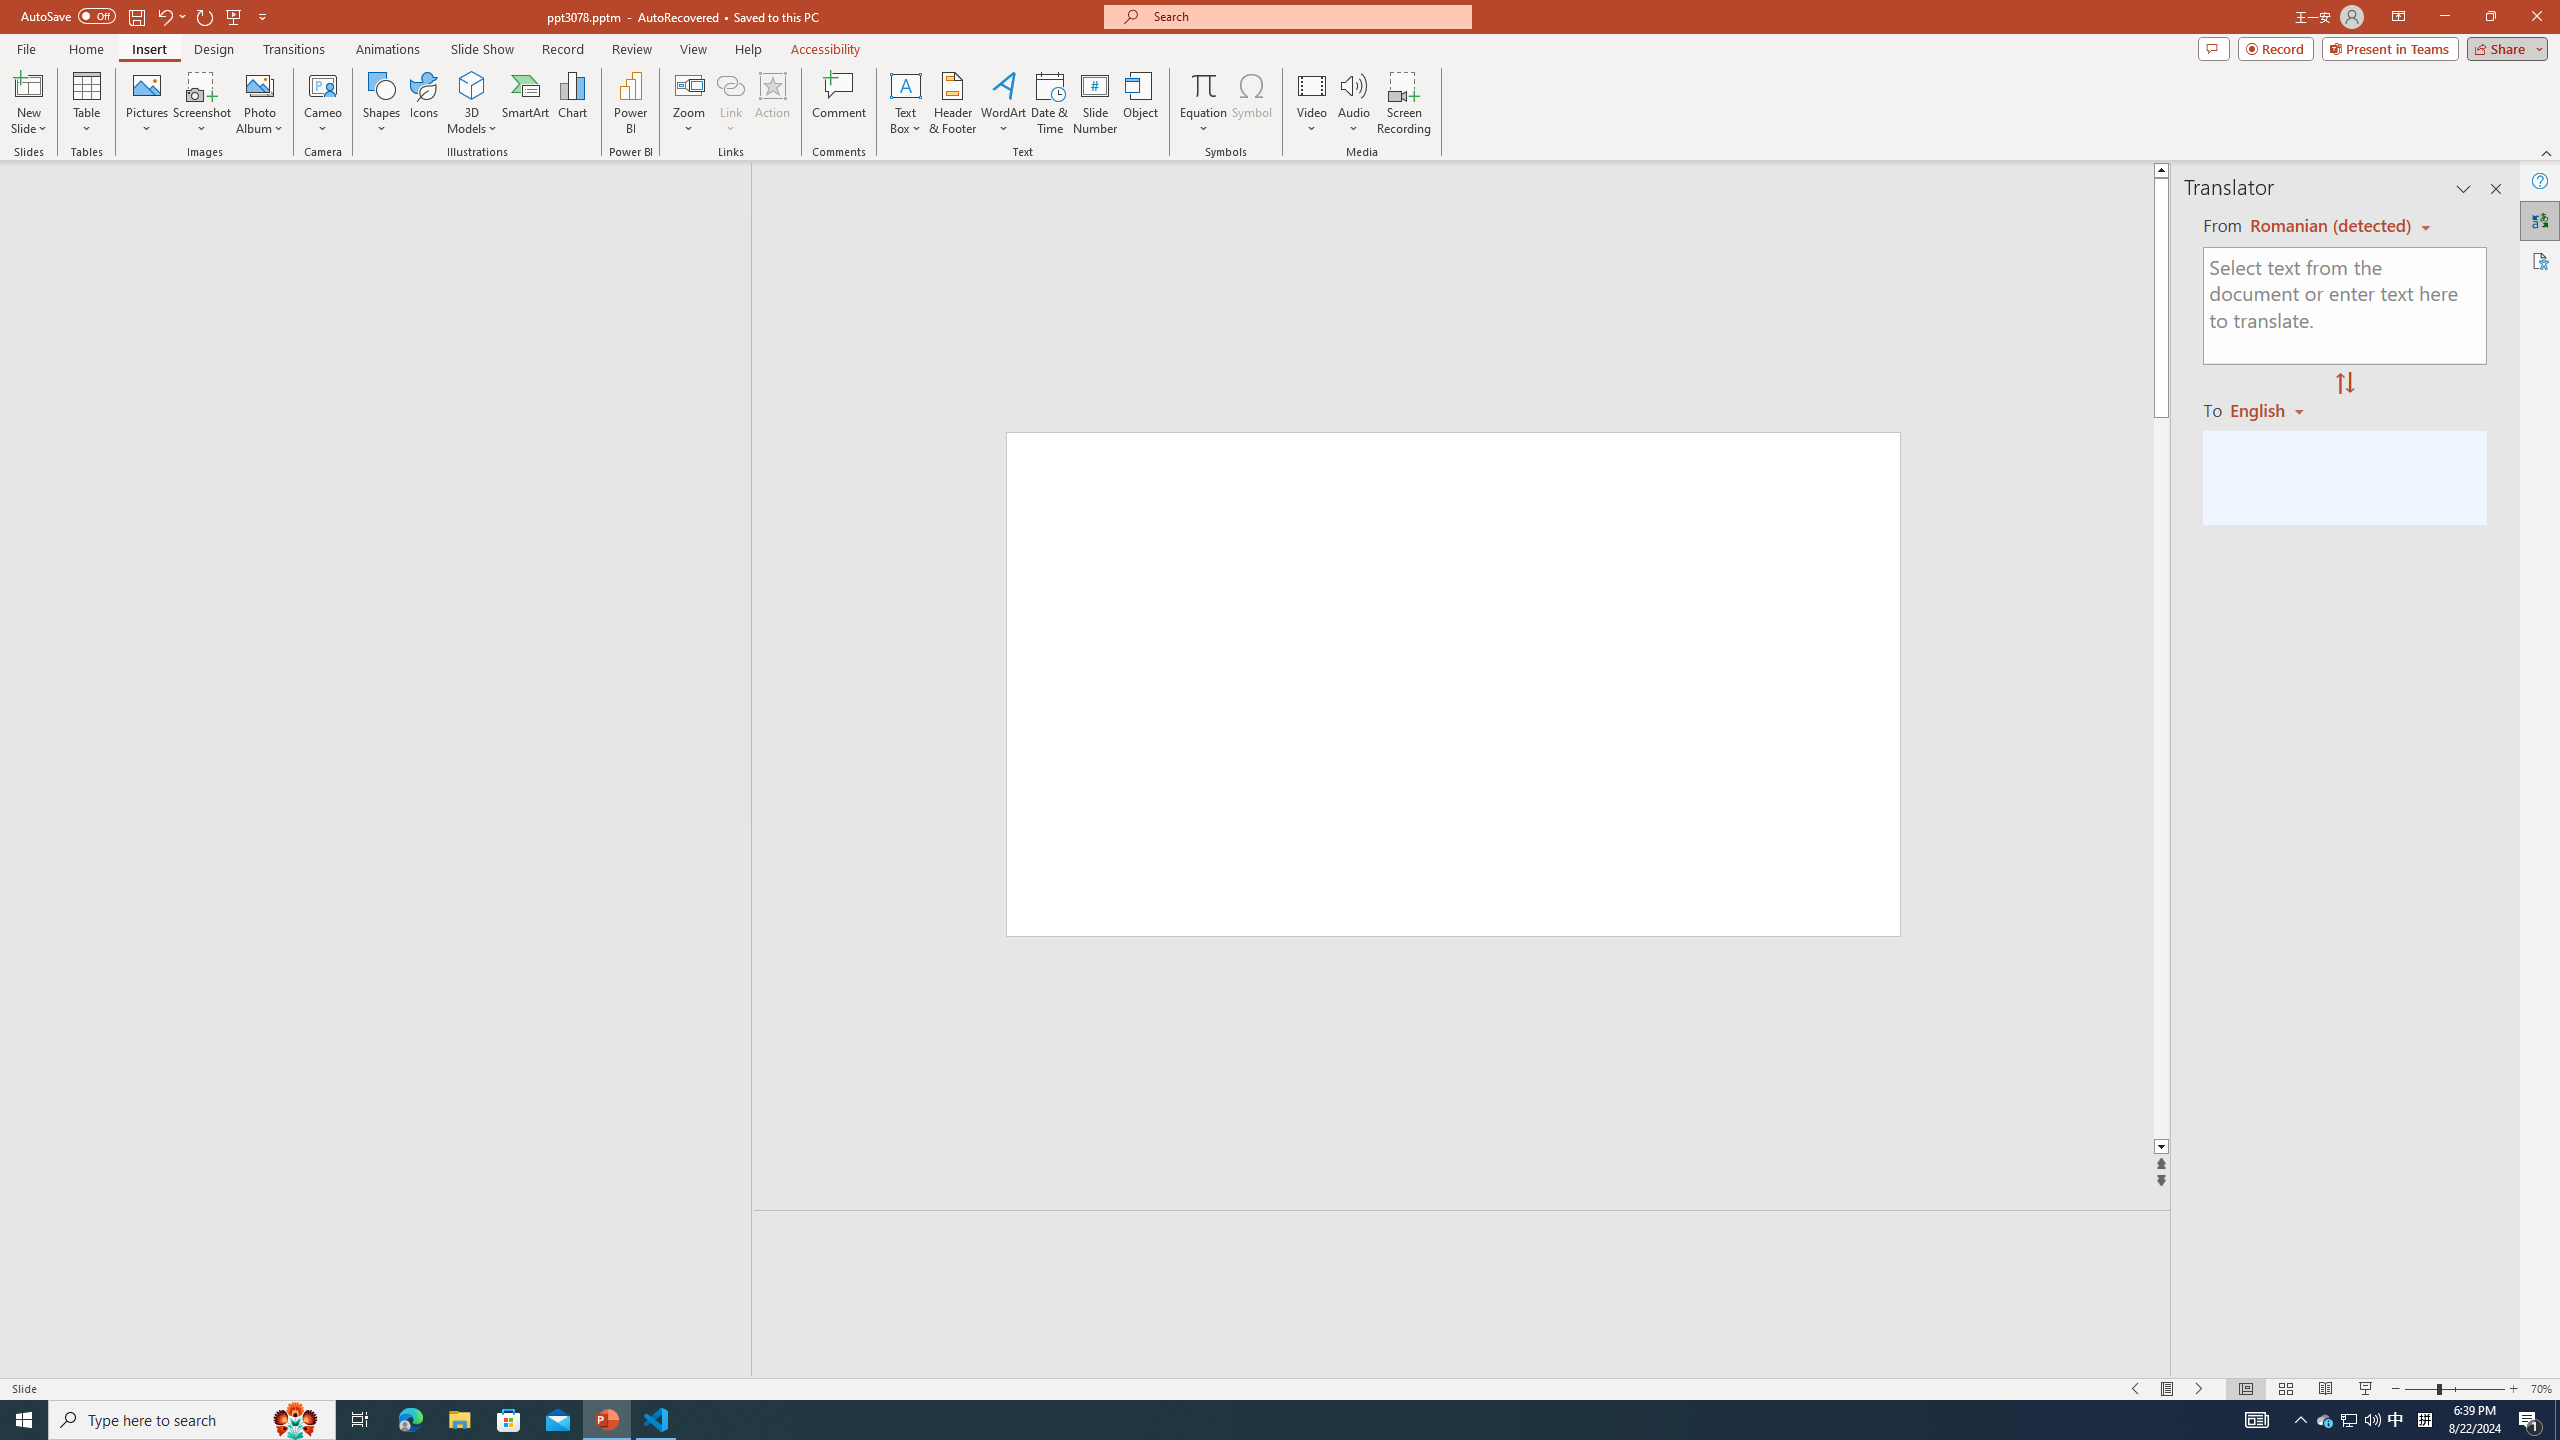  What do you see at coordinates (1141, 103) in the screenshot?
I see `'Object...'` at bounding box center [1141, 103].